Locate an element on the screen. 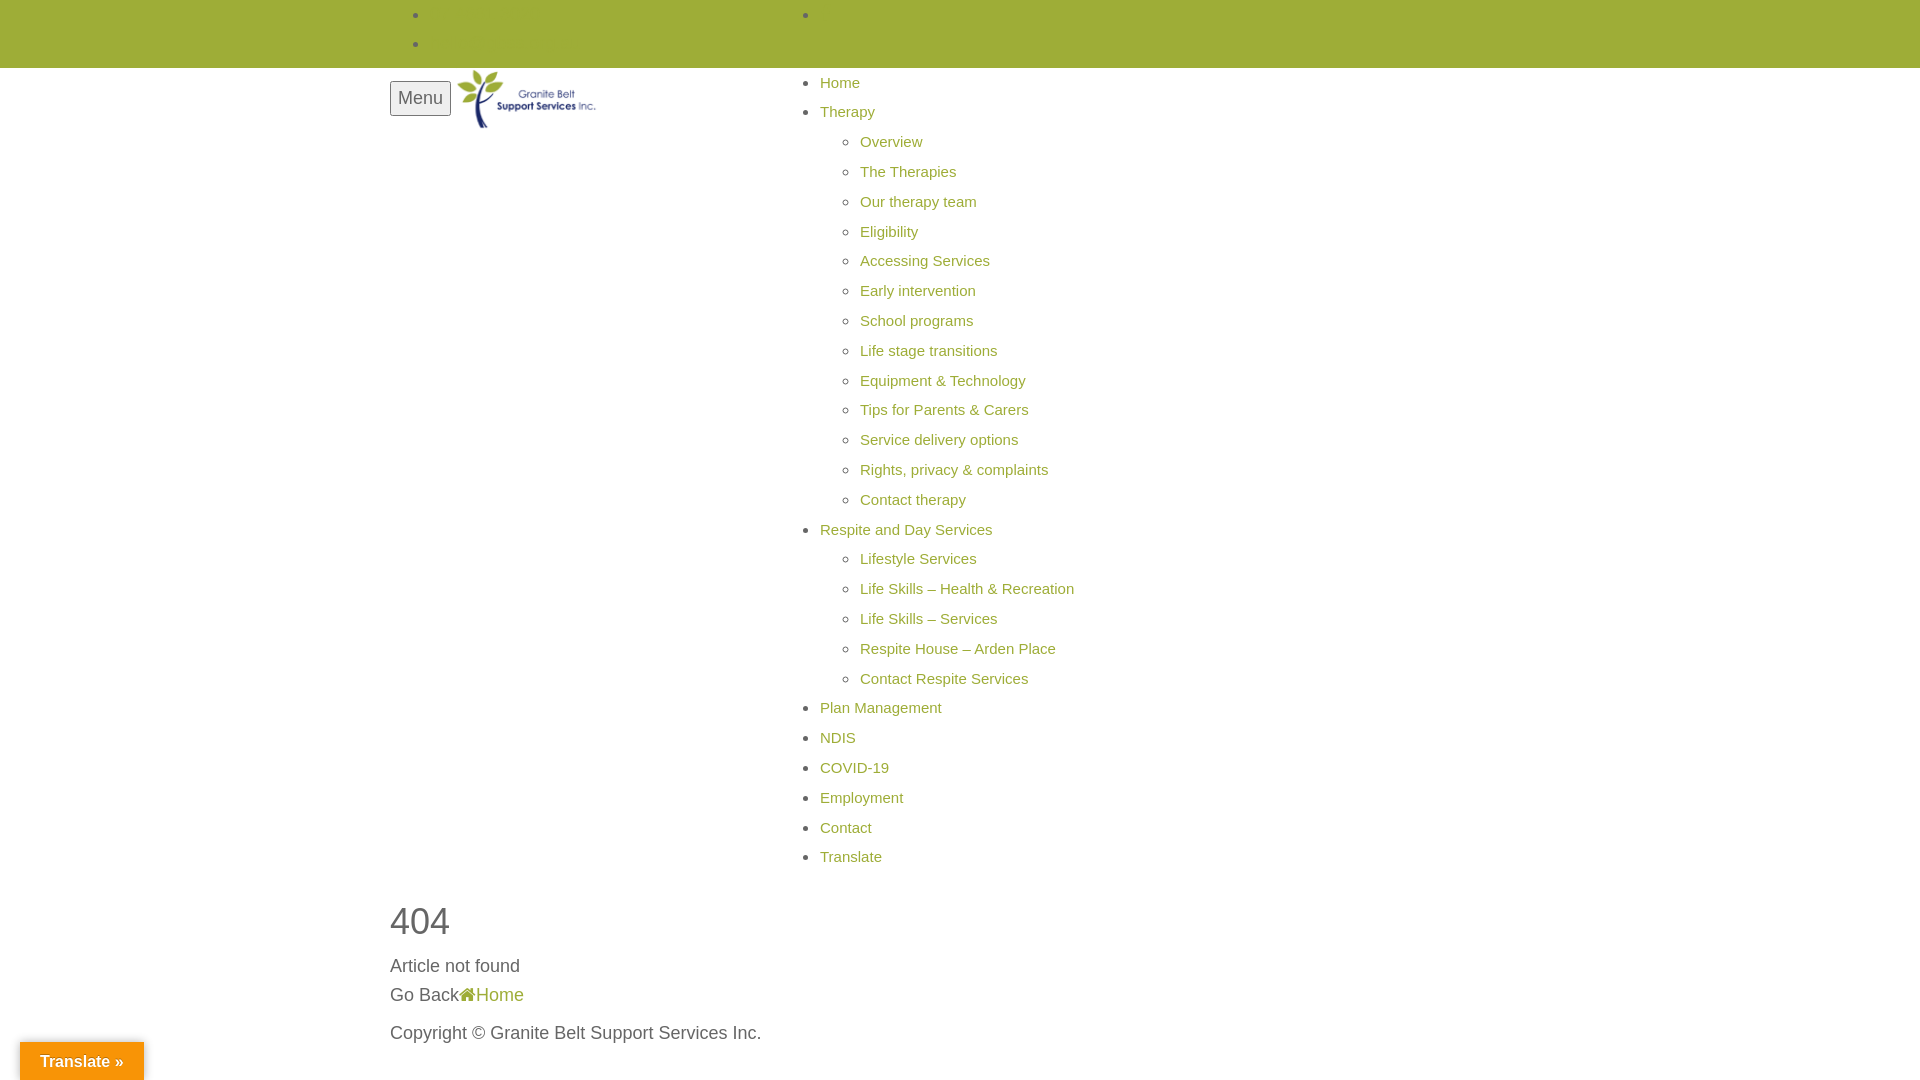 This screenshot has width=1920, height=1080. 'Tips for Parents & Carers' is located at coordinates (943, 408).